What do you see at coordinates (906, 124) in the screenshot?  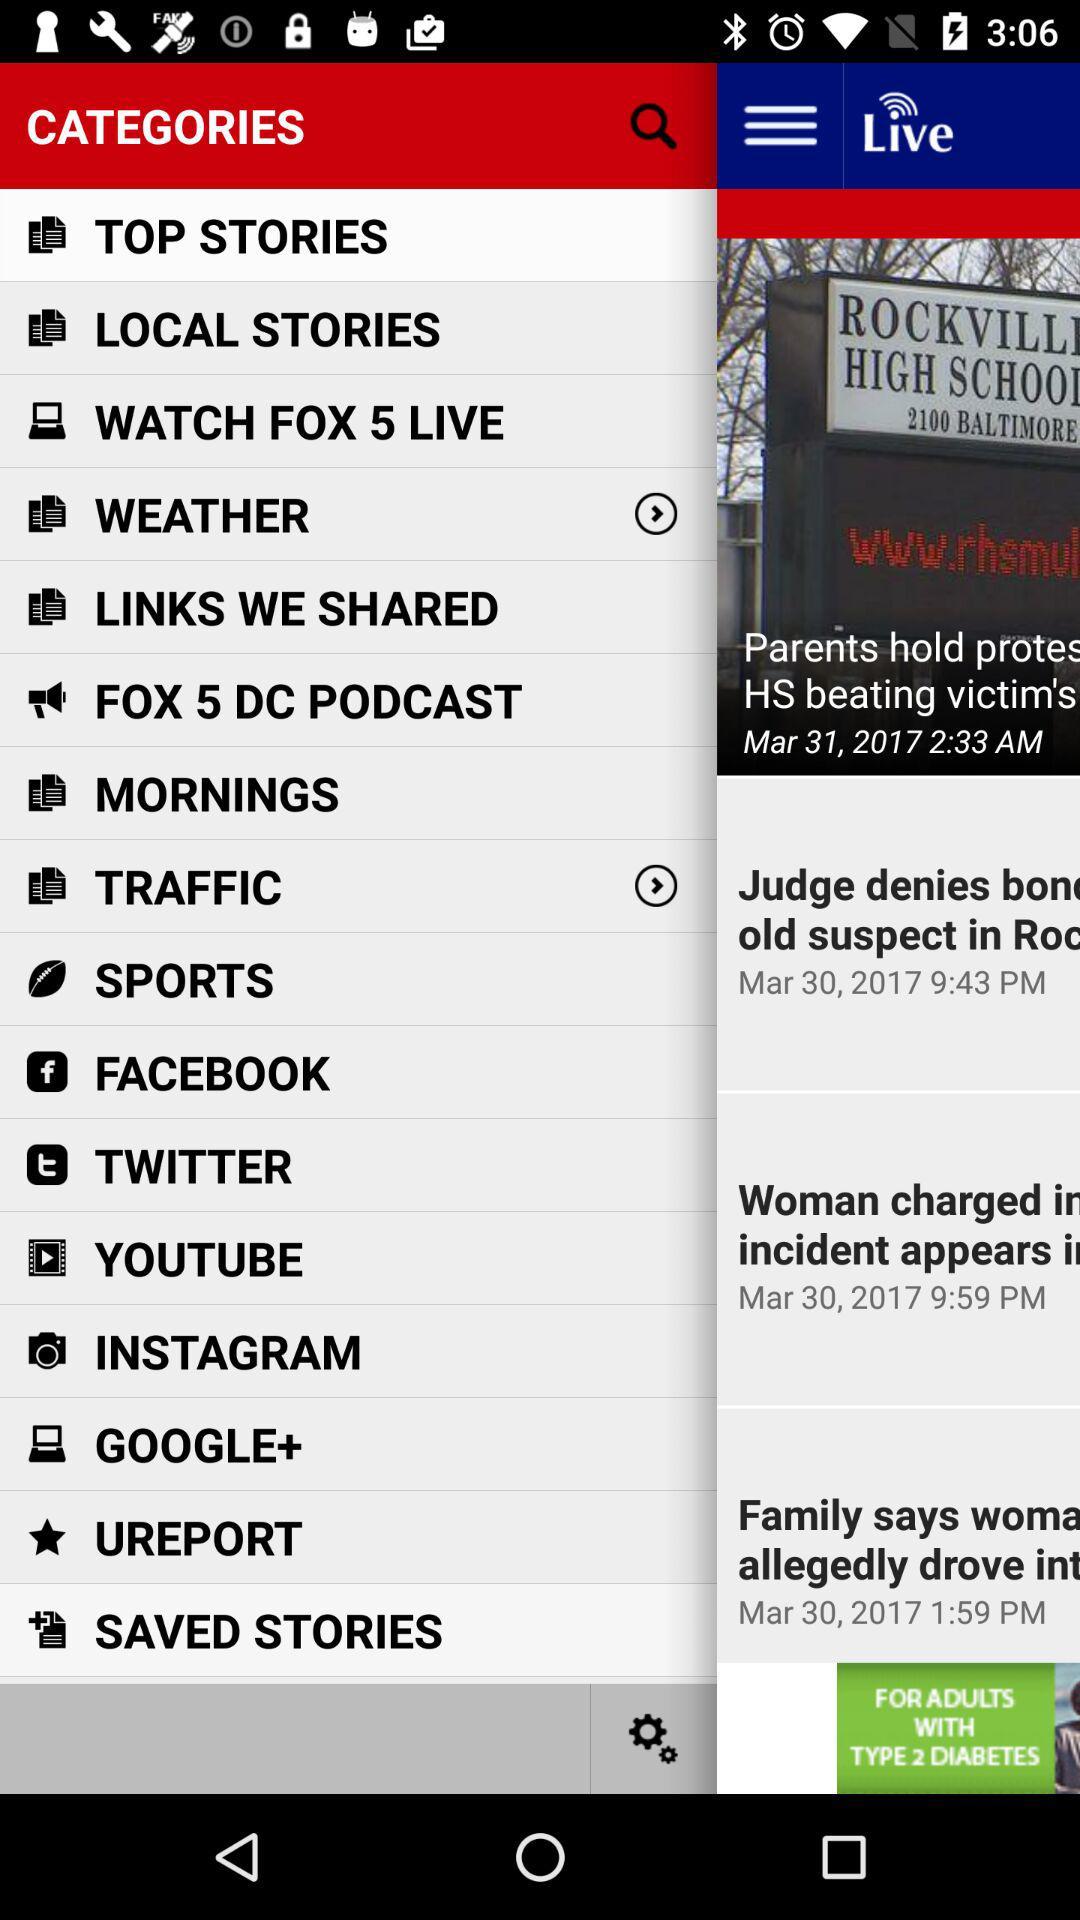 I see `homepage` at bounding box center [906, 124].